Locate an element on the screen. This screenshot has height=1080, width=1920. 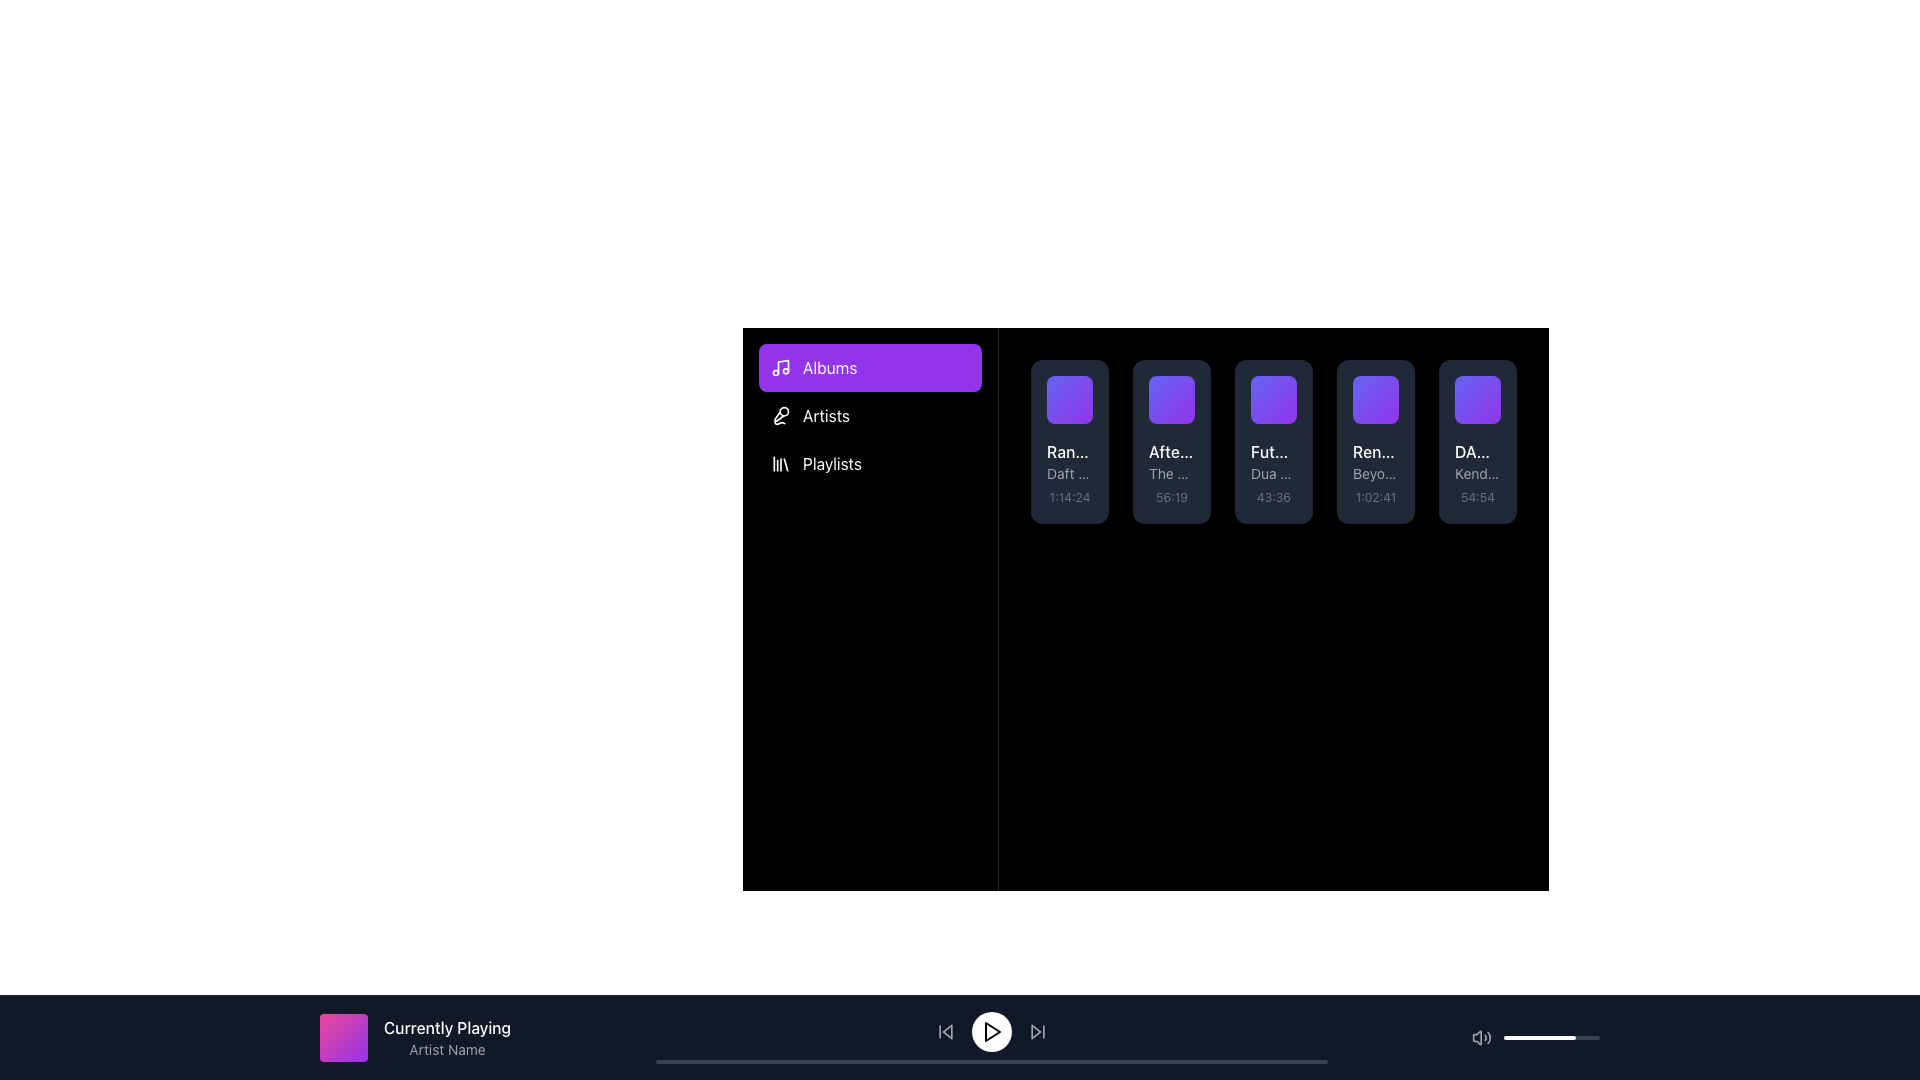
the heart icon located at the top-right corner of the album card labeled 'DAMN.' to like the album is located at coordinates (1488, 388).